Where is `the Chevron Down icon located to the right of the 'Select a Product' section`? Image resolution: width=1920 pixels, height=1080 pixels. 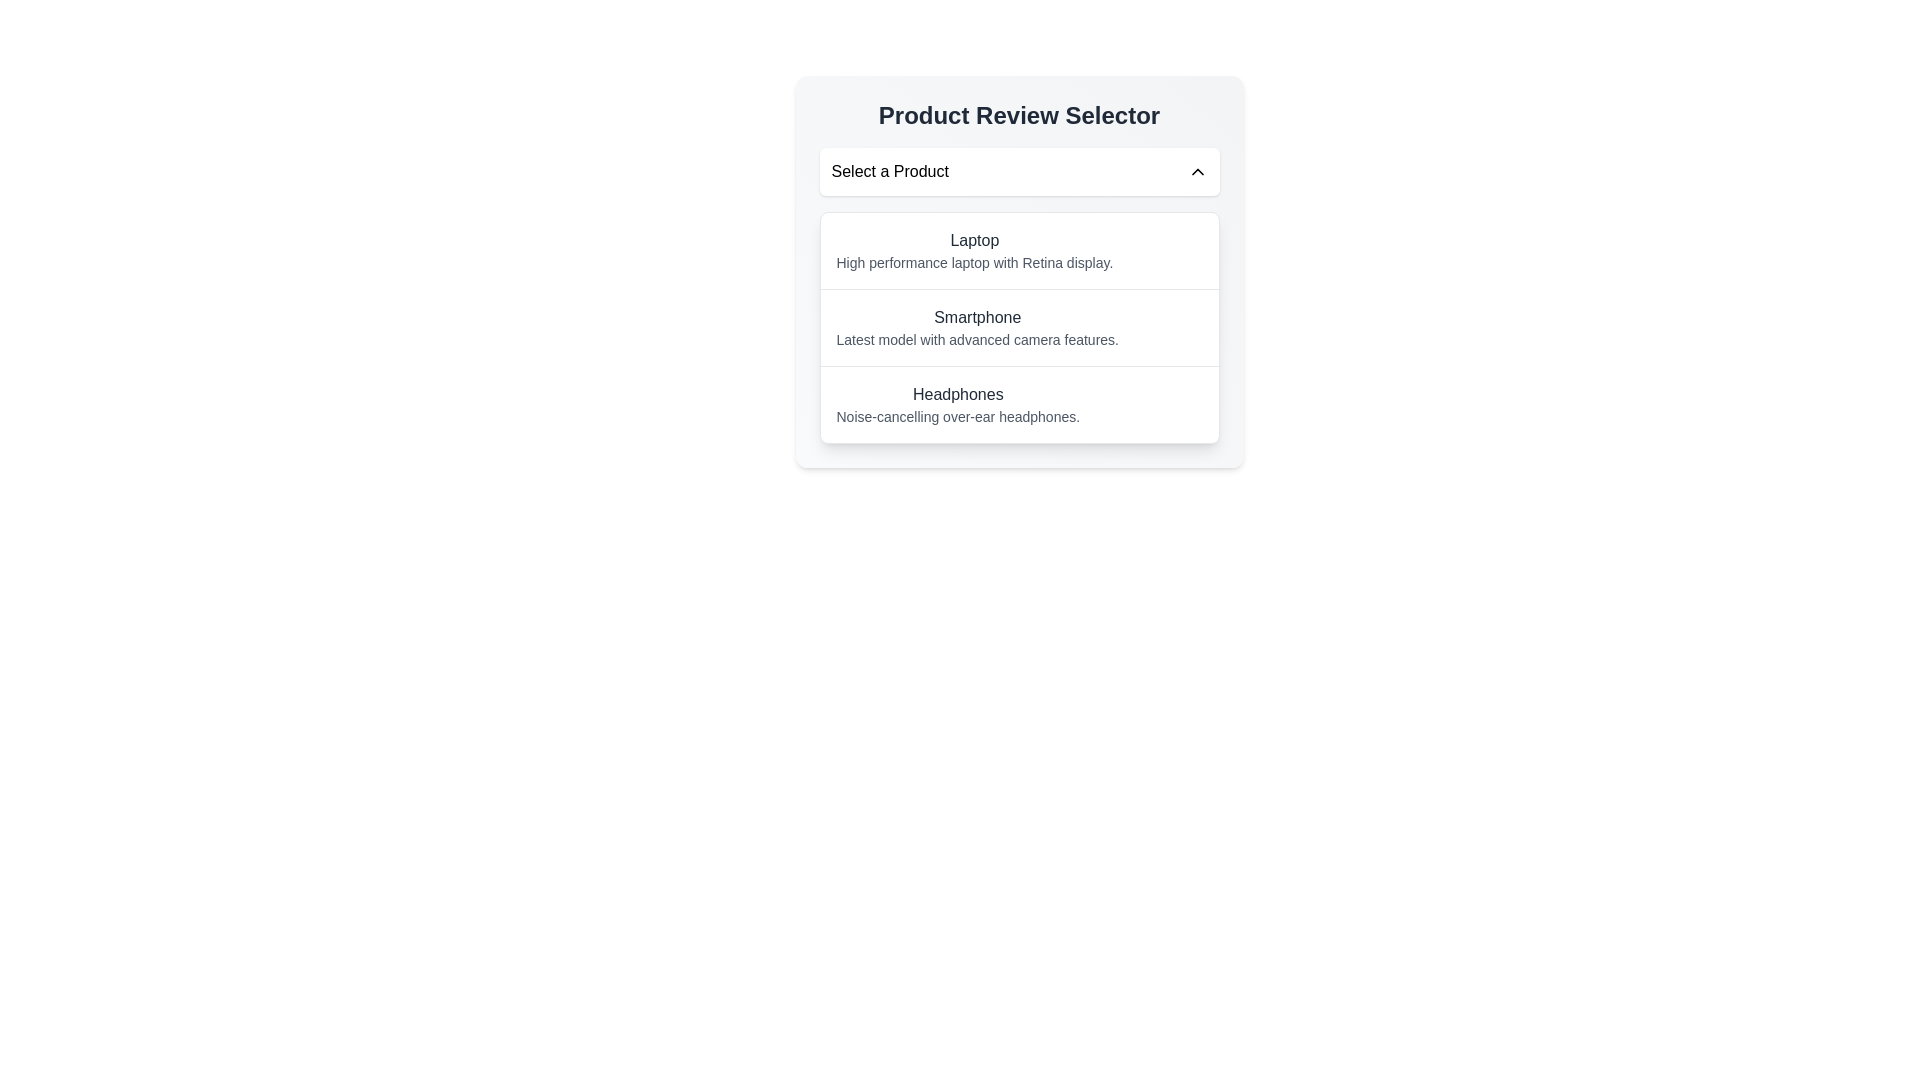 the Chevron Down icon located to the right of the 'Select a Product' section is located at coordinates (1197, 171).